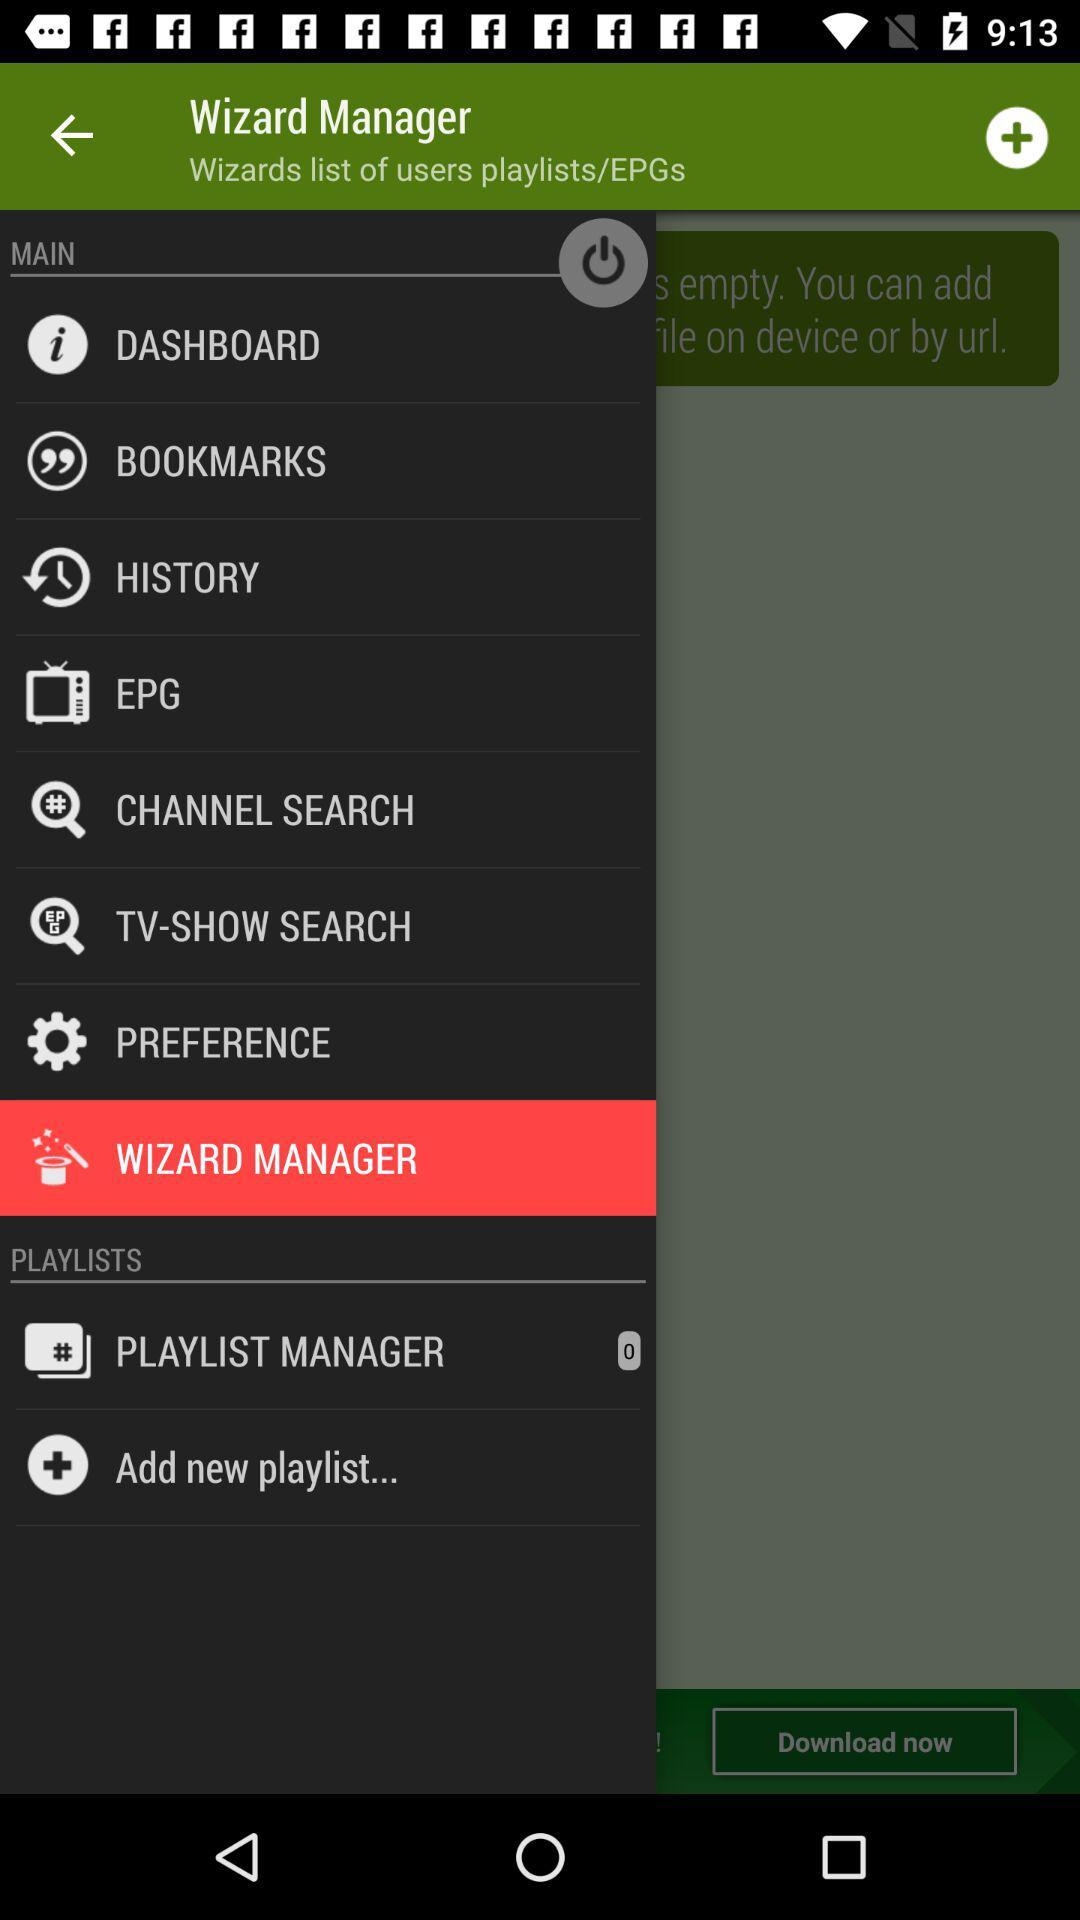  I want to click on tv-show search, so click(262, 924).